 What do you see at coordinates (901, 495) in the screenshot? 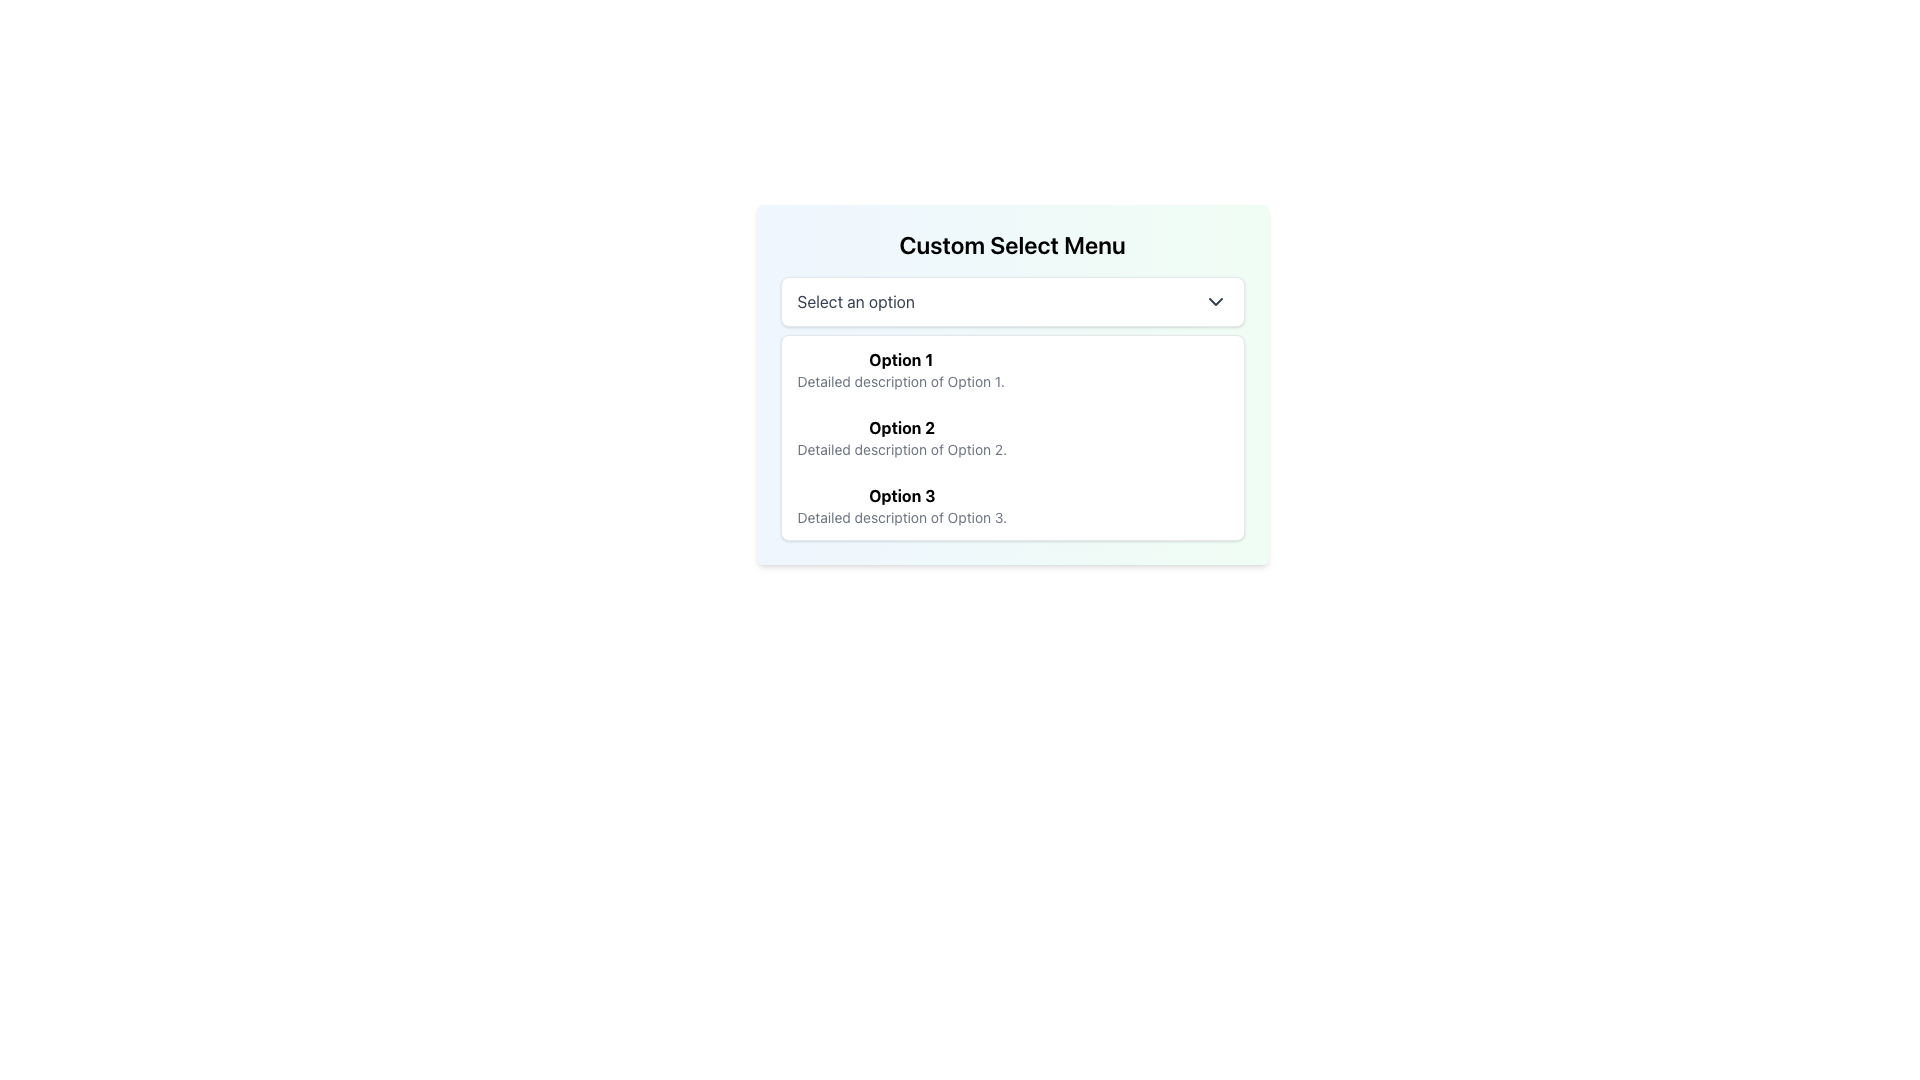
I see `the bold-styled text element labeled 'Option 3' located within the dropdown options list of a custom select menu` at bounding box center [901, 495].